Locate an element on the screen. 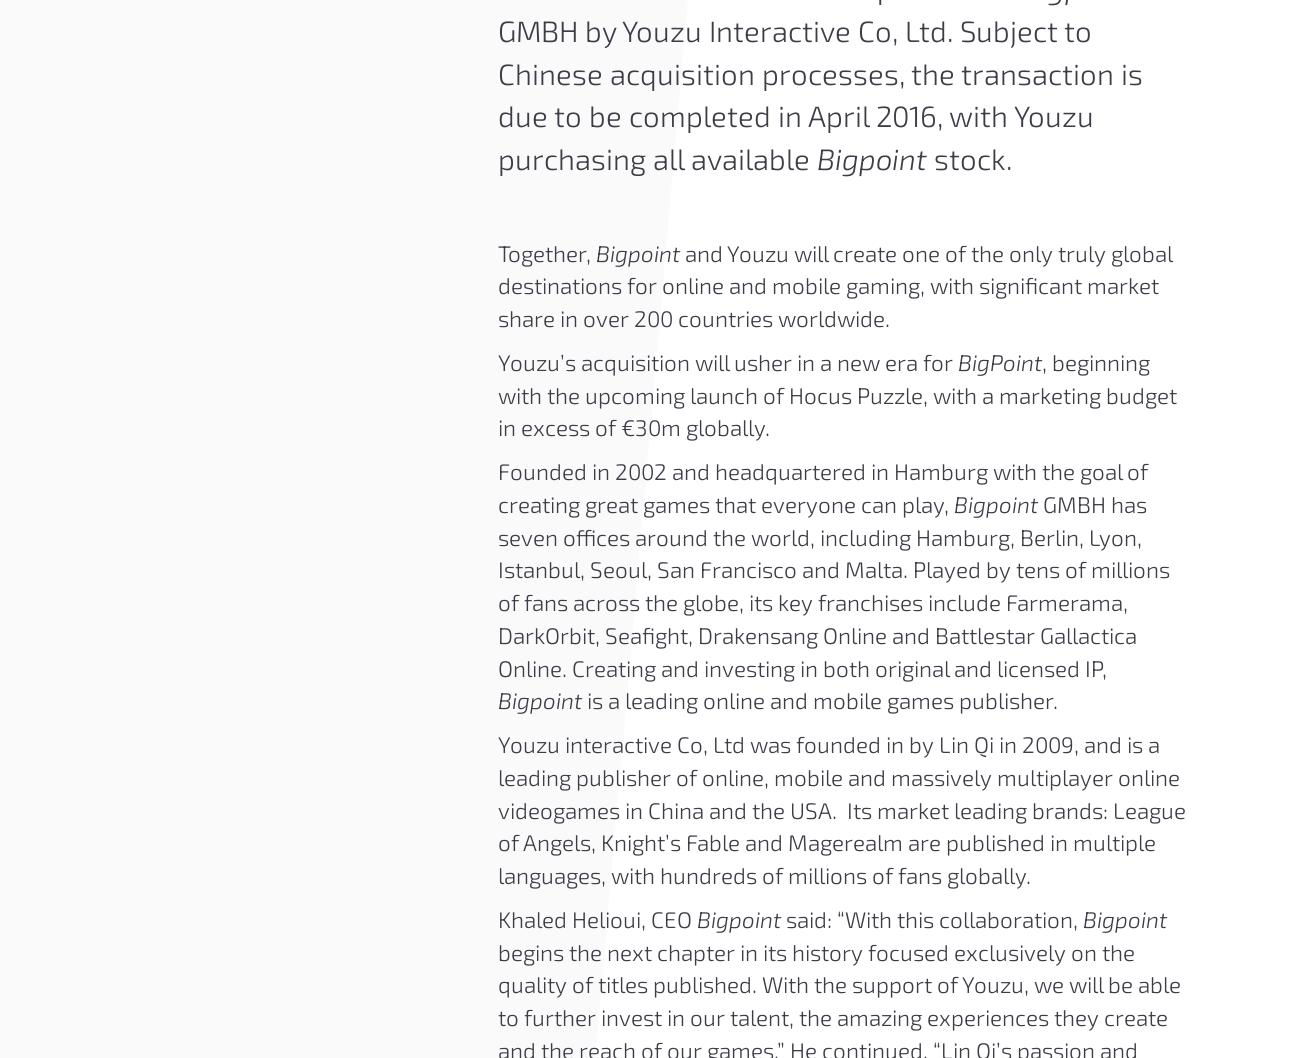 This screenshot has width=1300, height=1058. 'said: “With this collaboration,' is located at coordinates (931, 918).